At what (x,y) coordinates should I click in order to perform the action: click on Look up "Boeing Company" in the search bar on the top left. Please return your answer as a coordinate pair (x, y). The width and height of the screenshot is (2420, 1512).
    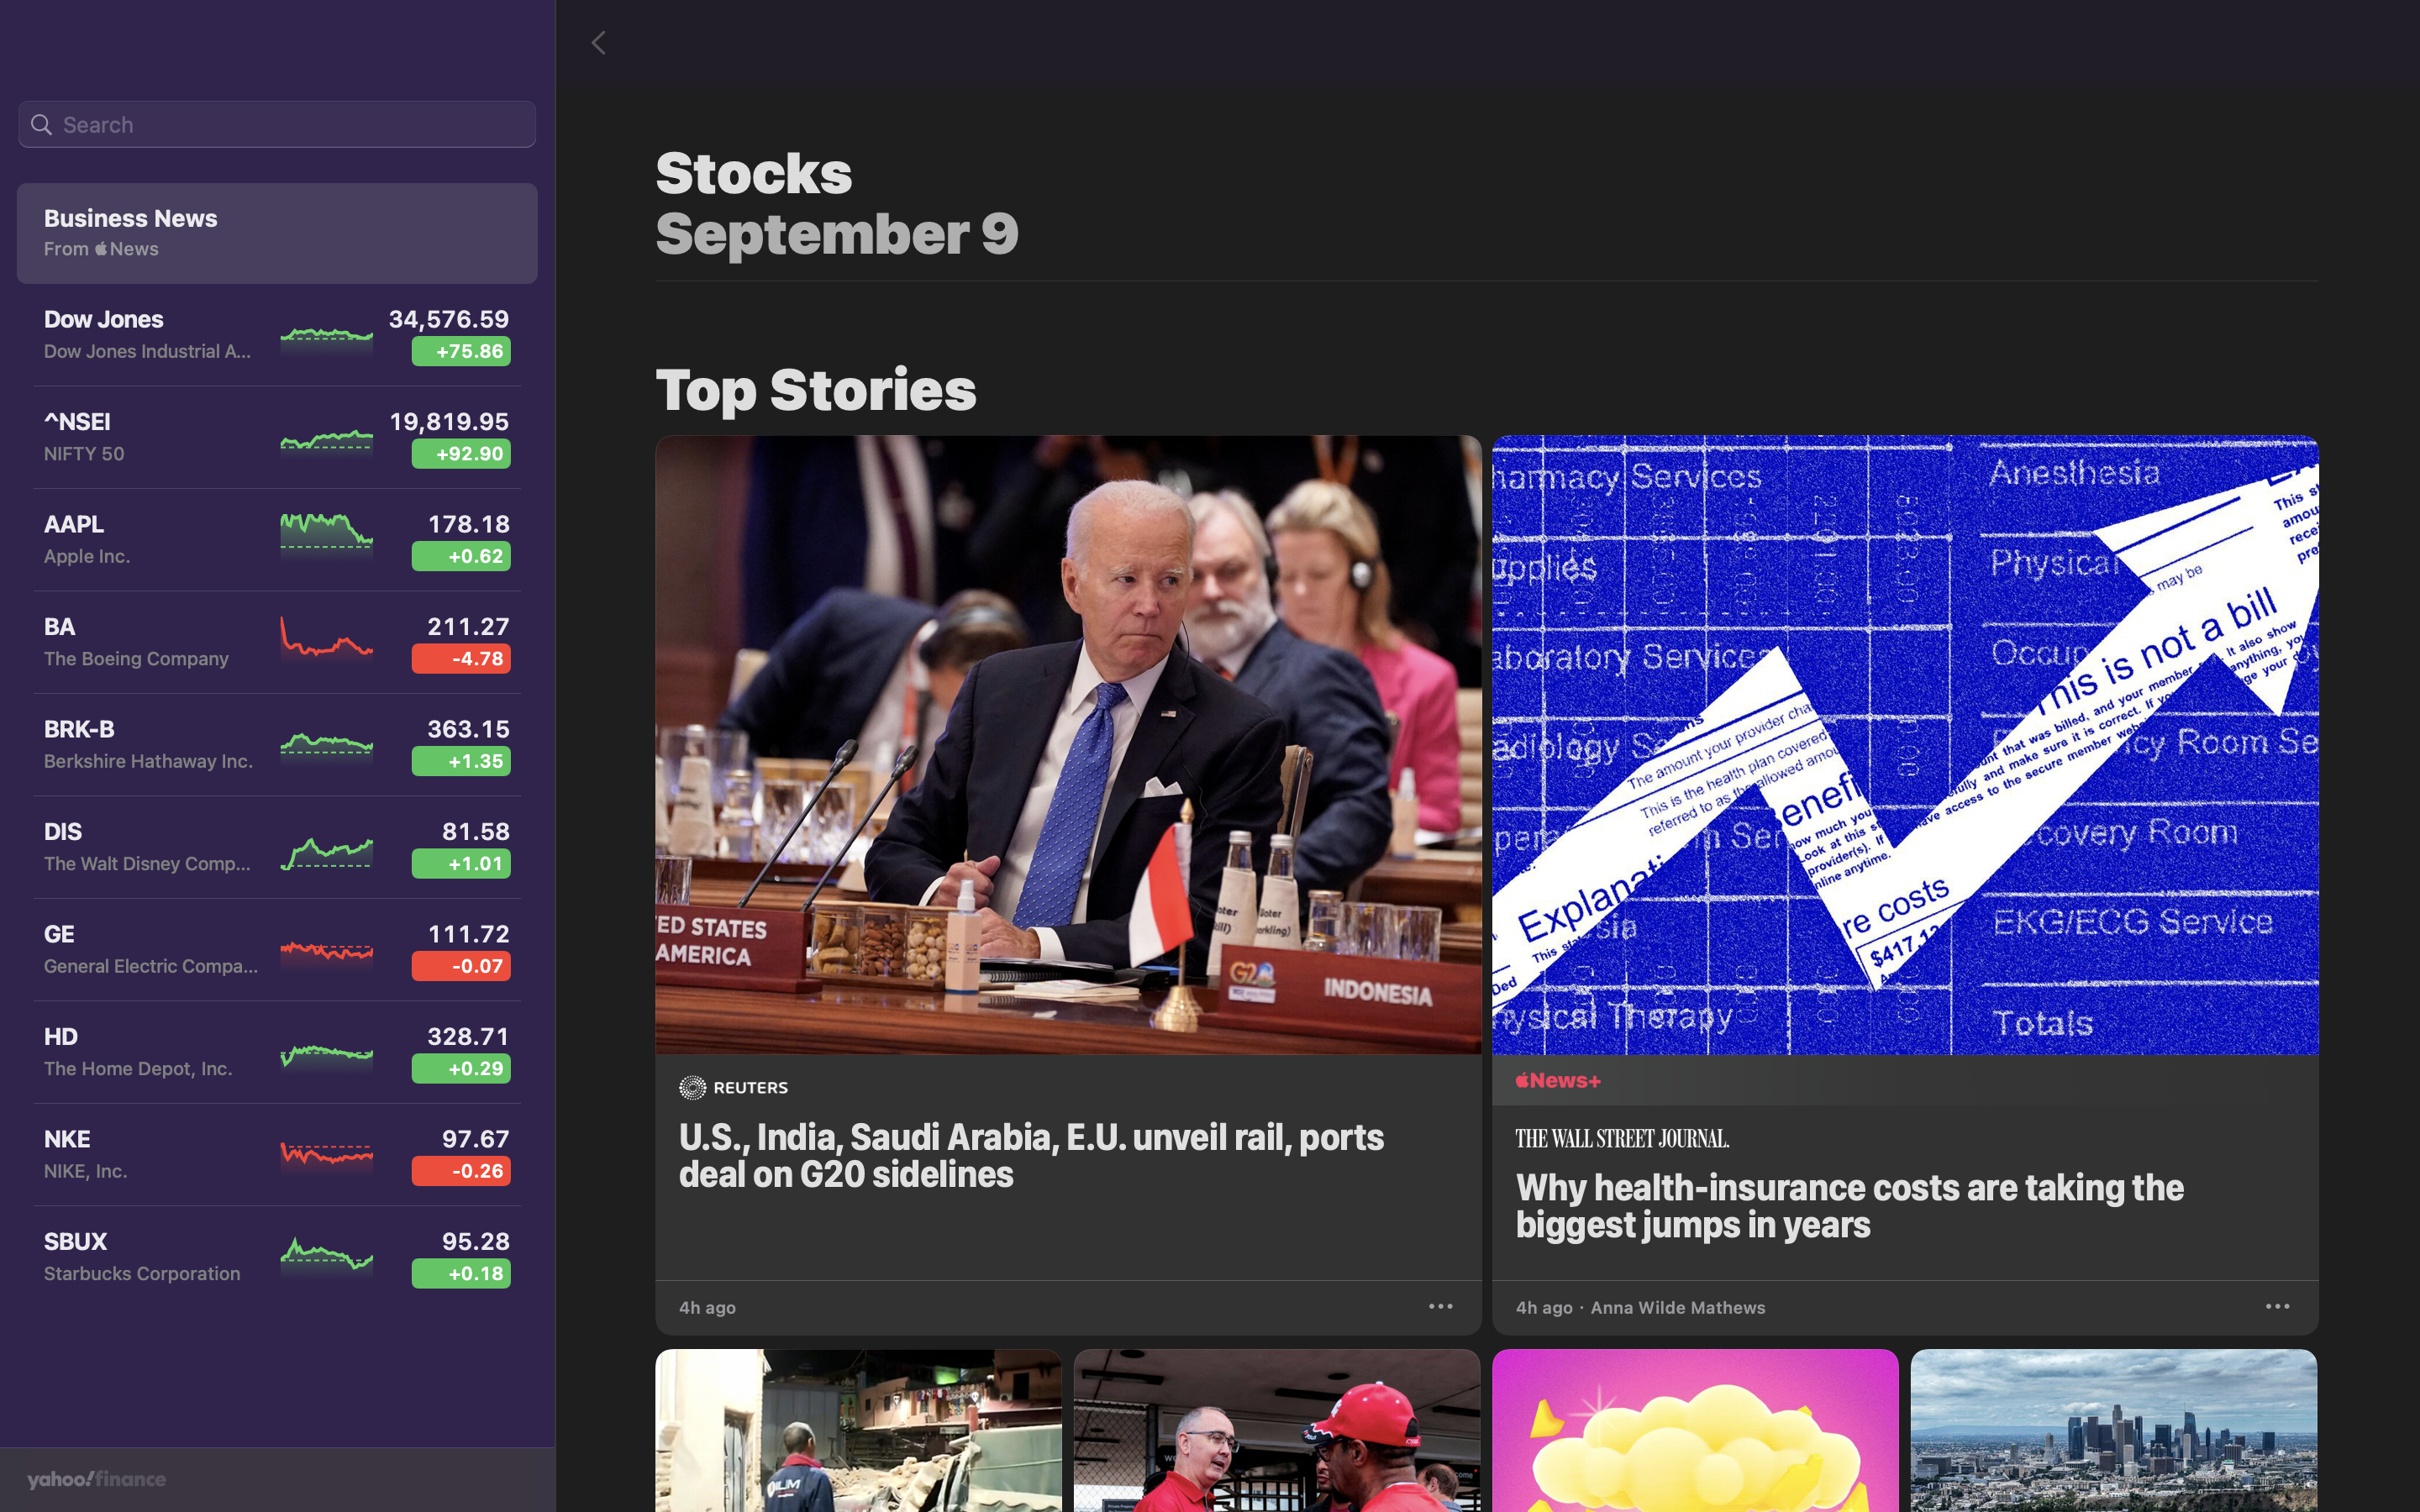
    Looking at the image, I should click on (276, 125).